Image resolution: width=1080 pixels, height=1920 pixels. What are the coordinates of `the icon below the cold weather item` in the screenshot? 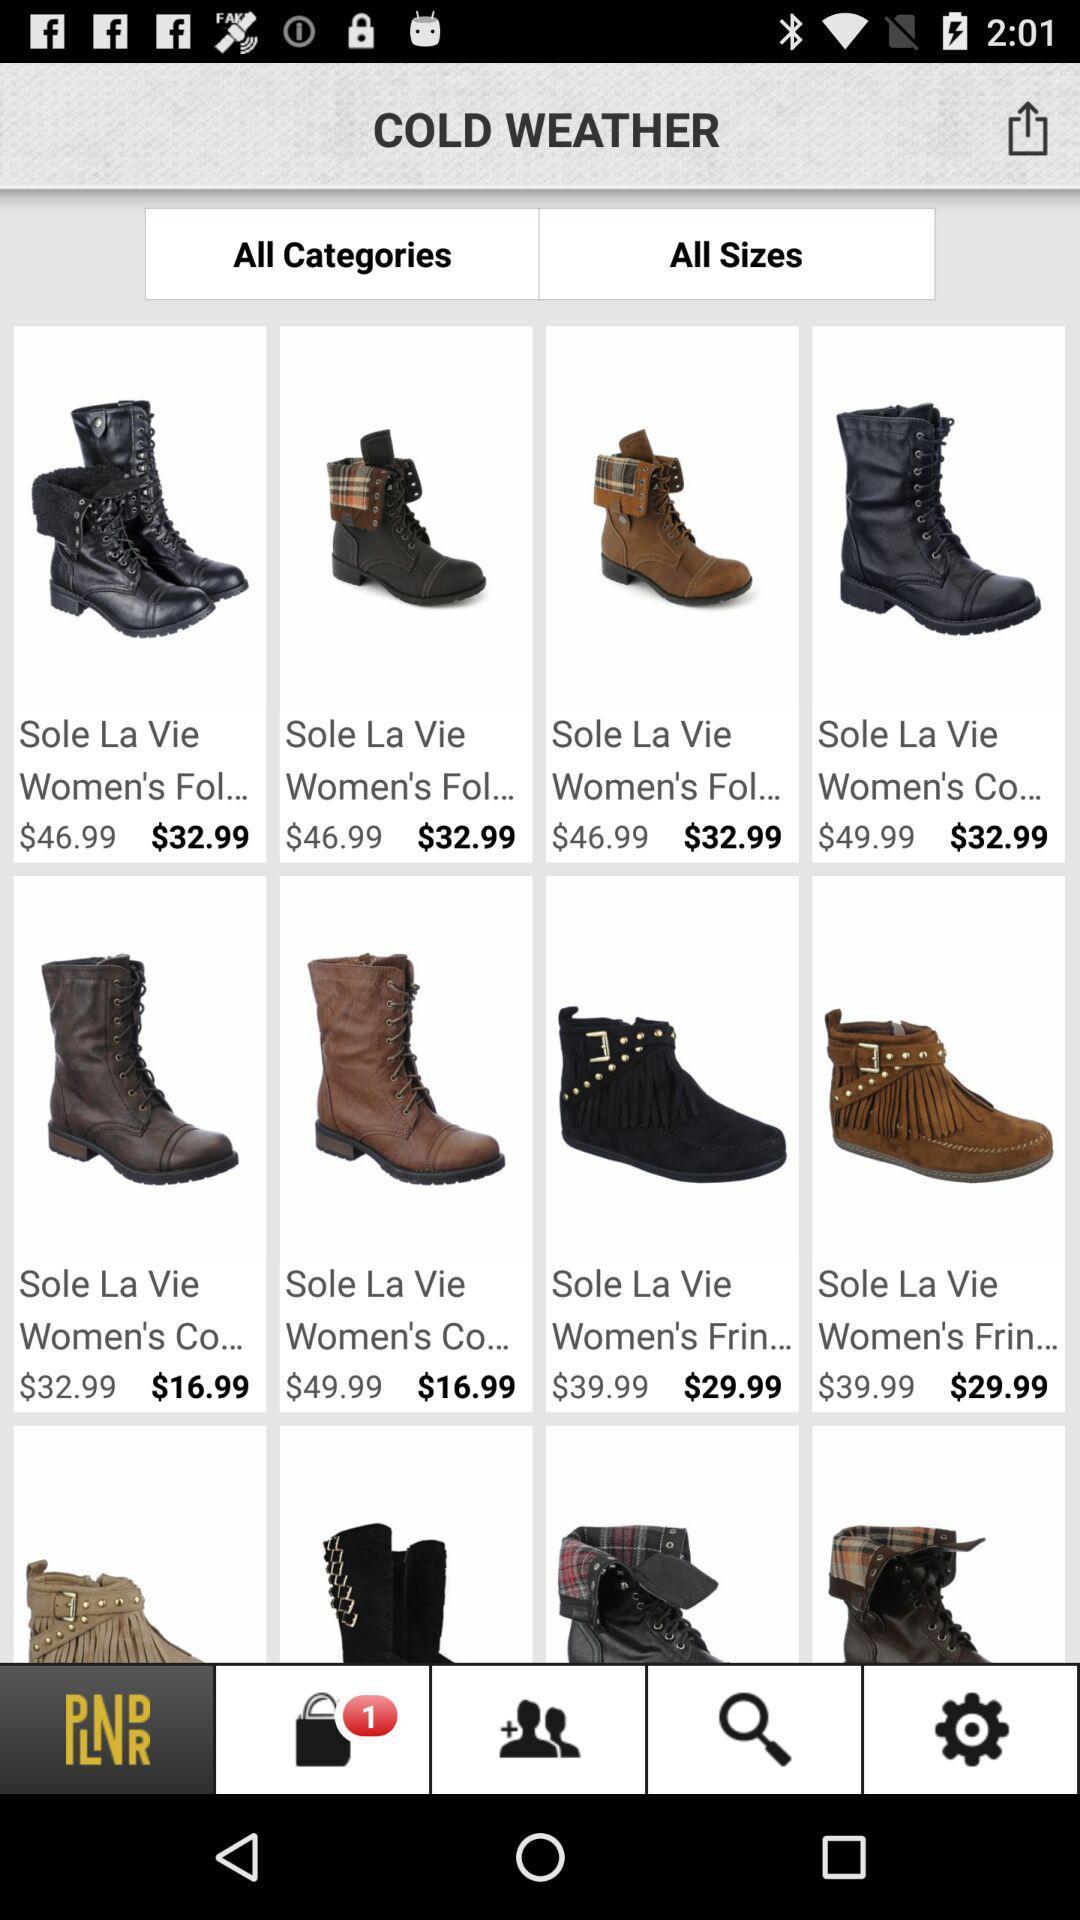 It's located at (341, 252).